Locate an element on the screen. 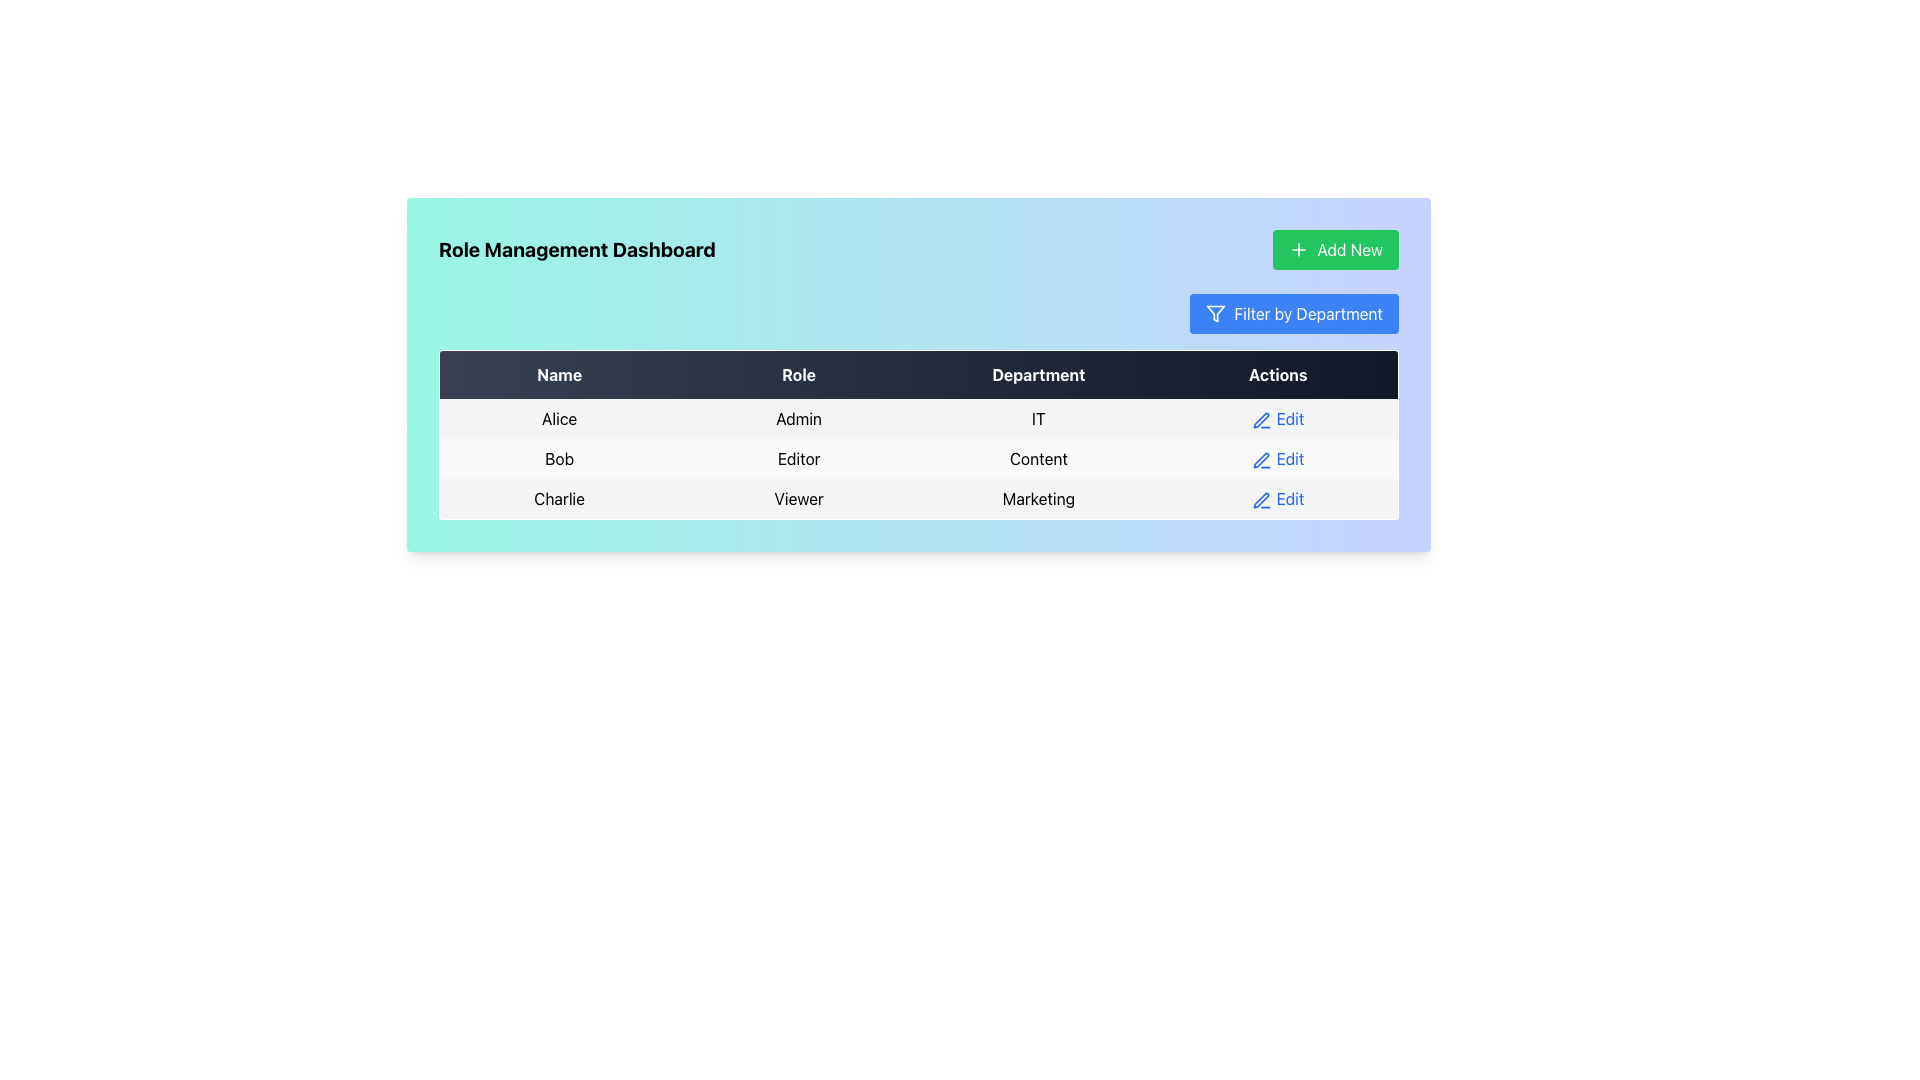  the 'Edit' hyperlink with an icon located in the rightmost column of the first row of the table, which is aligned with the 'Admin' role in the 'IT' department is located at coordinates (1277, 418).